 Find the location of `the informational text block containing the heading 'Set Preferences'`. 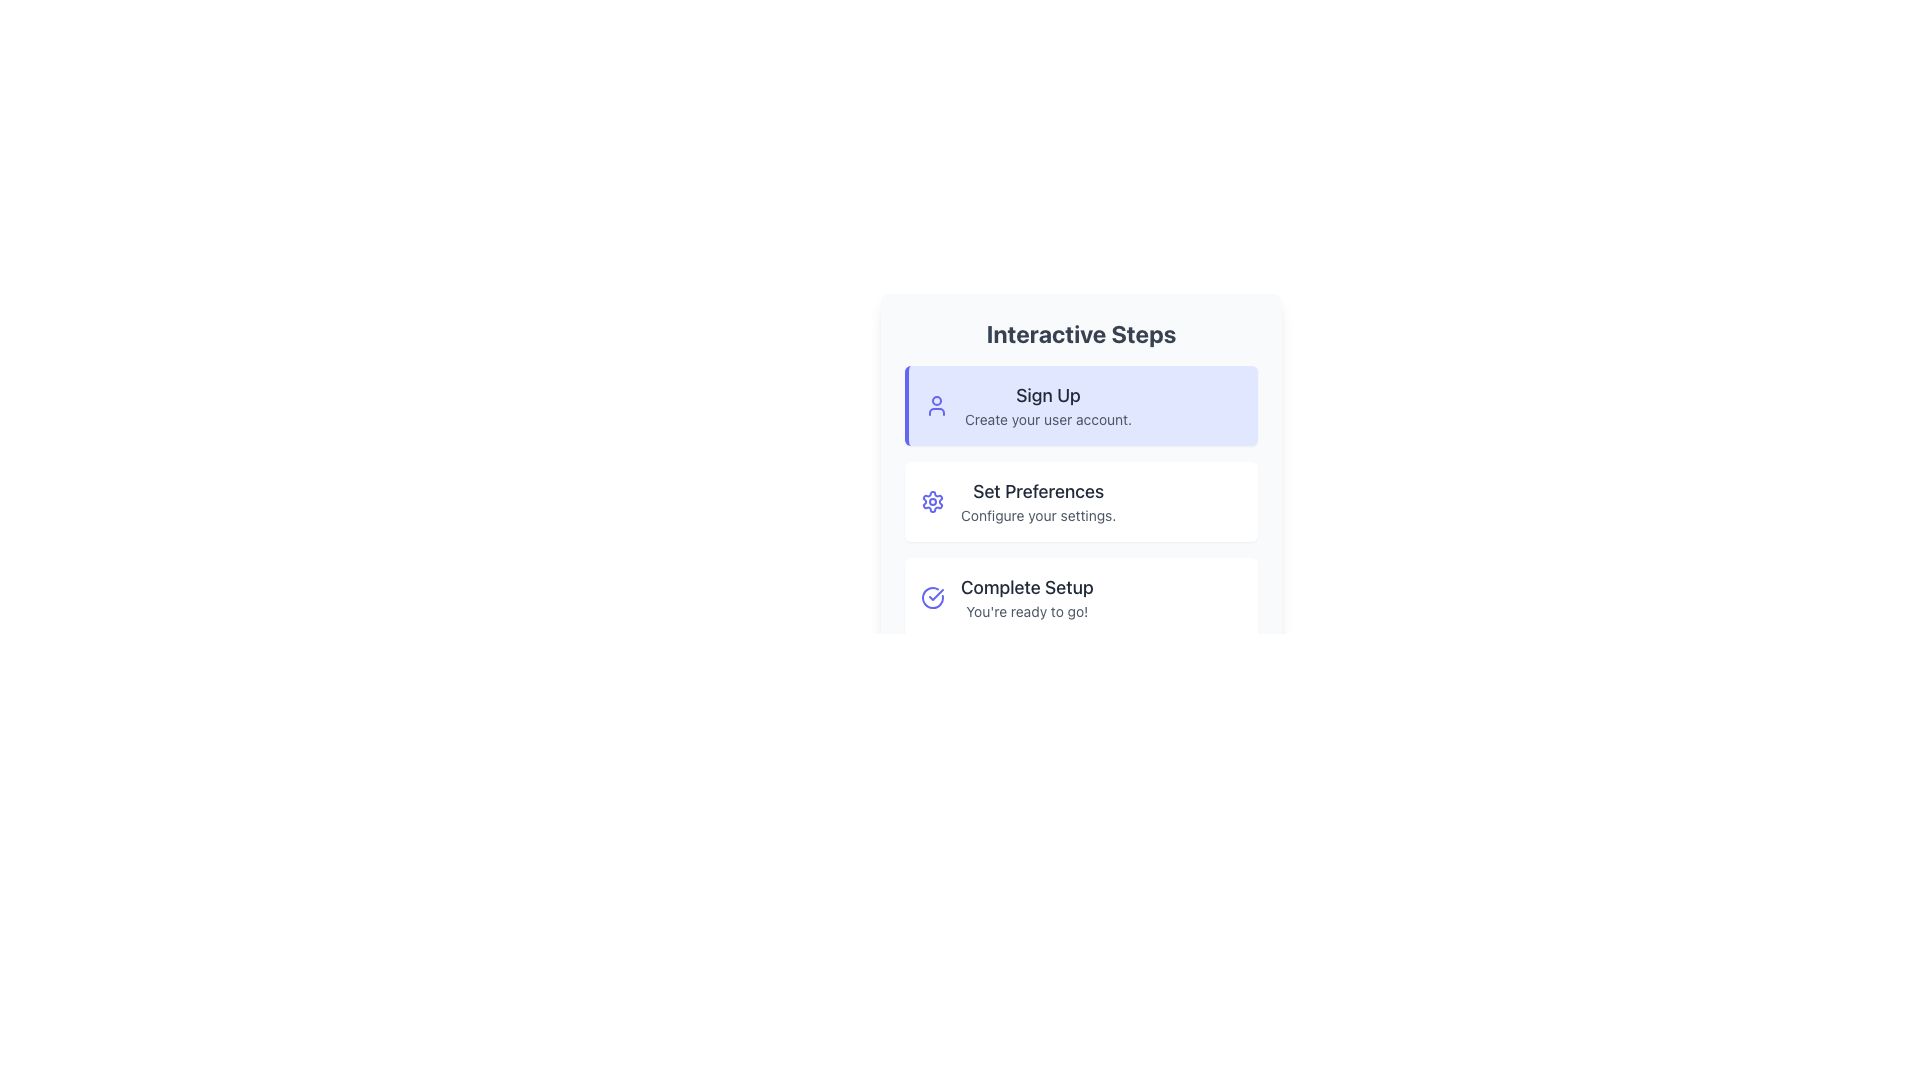

the informational text block containing the heading 'Set Preferences' is located at coordinates (1038, 500).